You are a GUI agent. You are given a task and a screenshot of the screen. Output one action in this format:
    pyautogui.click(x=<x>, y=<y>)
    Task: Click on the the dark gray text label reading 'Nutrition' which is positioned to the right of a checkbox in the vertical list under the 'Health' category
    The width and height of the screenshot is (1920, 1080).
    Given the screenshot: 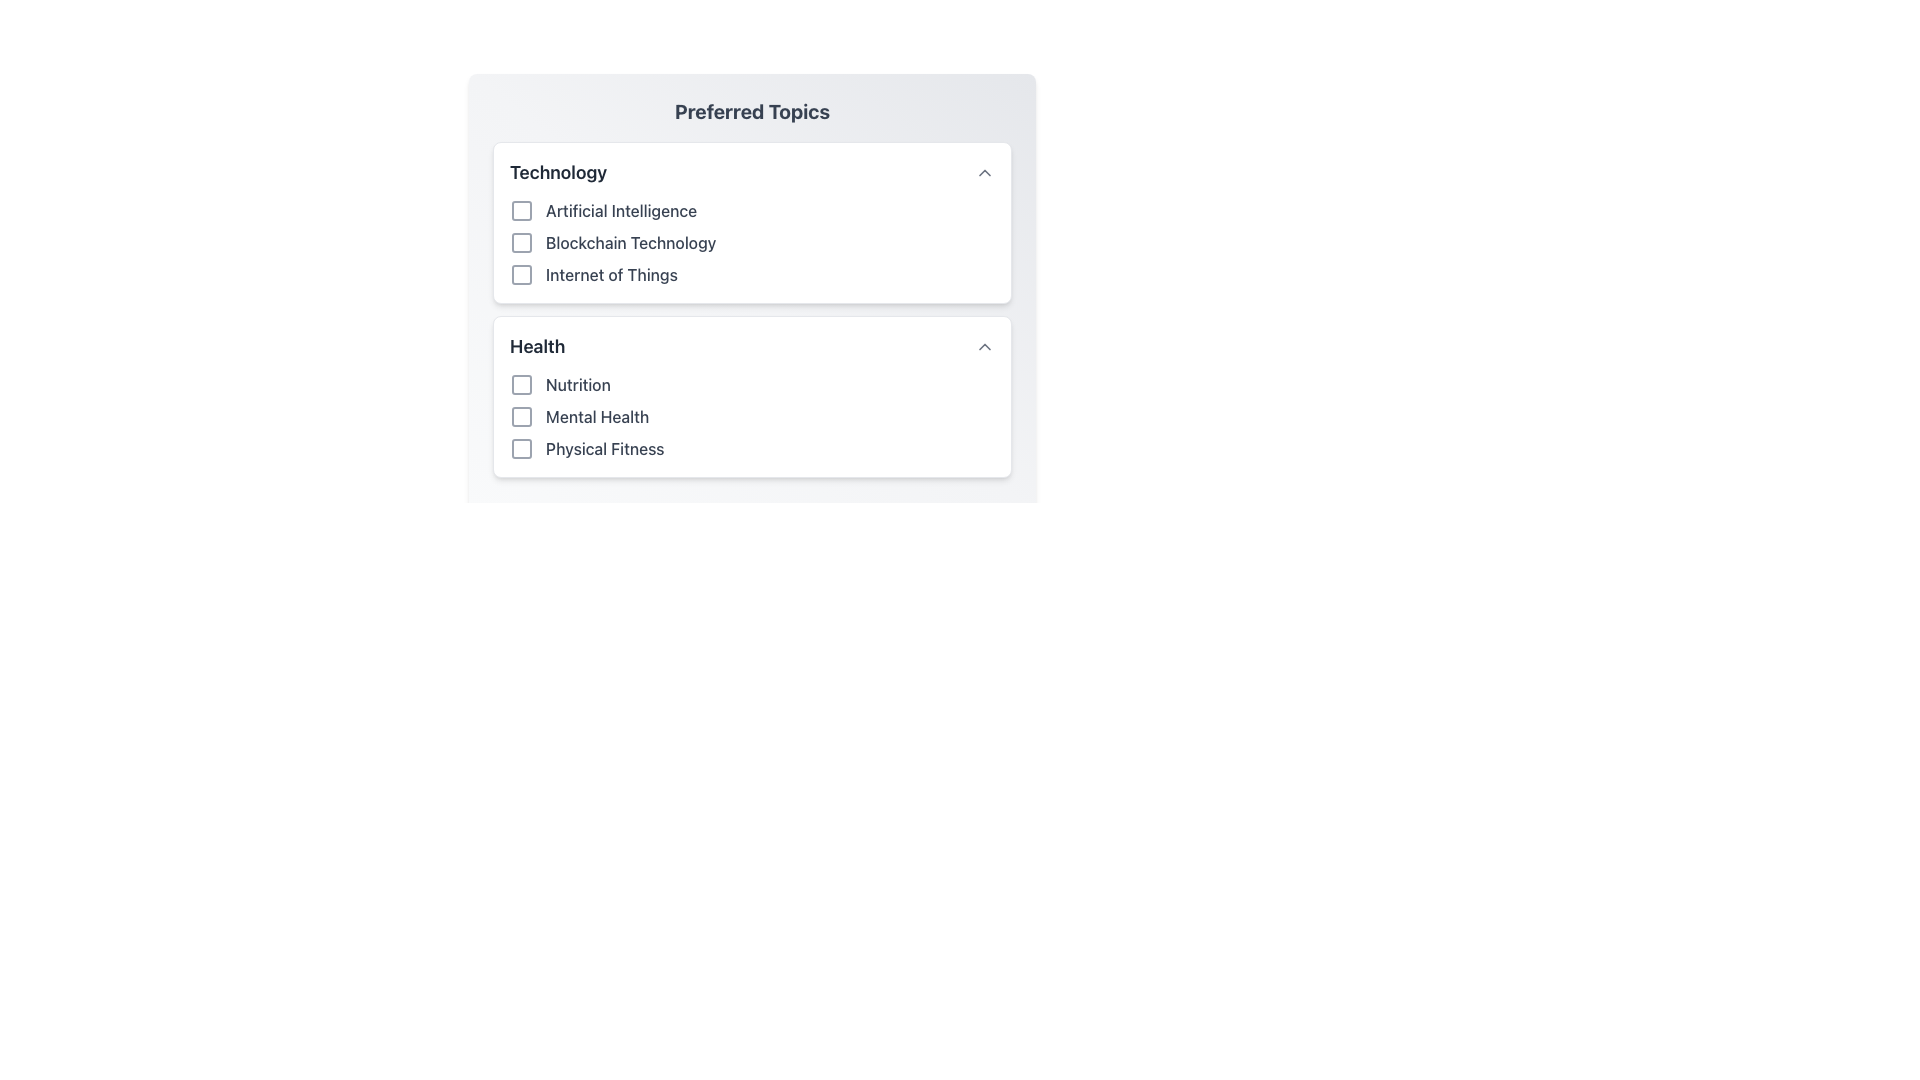 What is the action you would take?
    pyautogui.click(x=577, y=385)
    